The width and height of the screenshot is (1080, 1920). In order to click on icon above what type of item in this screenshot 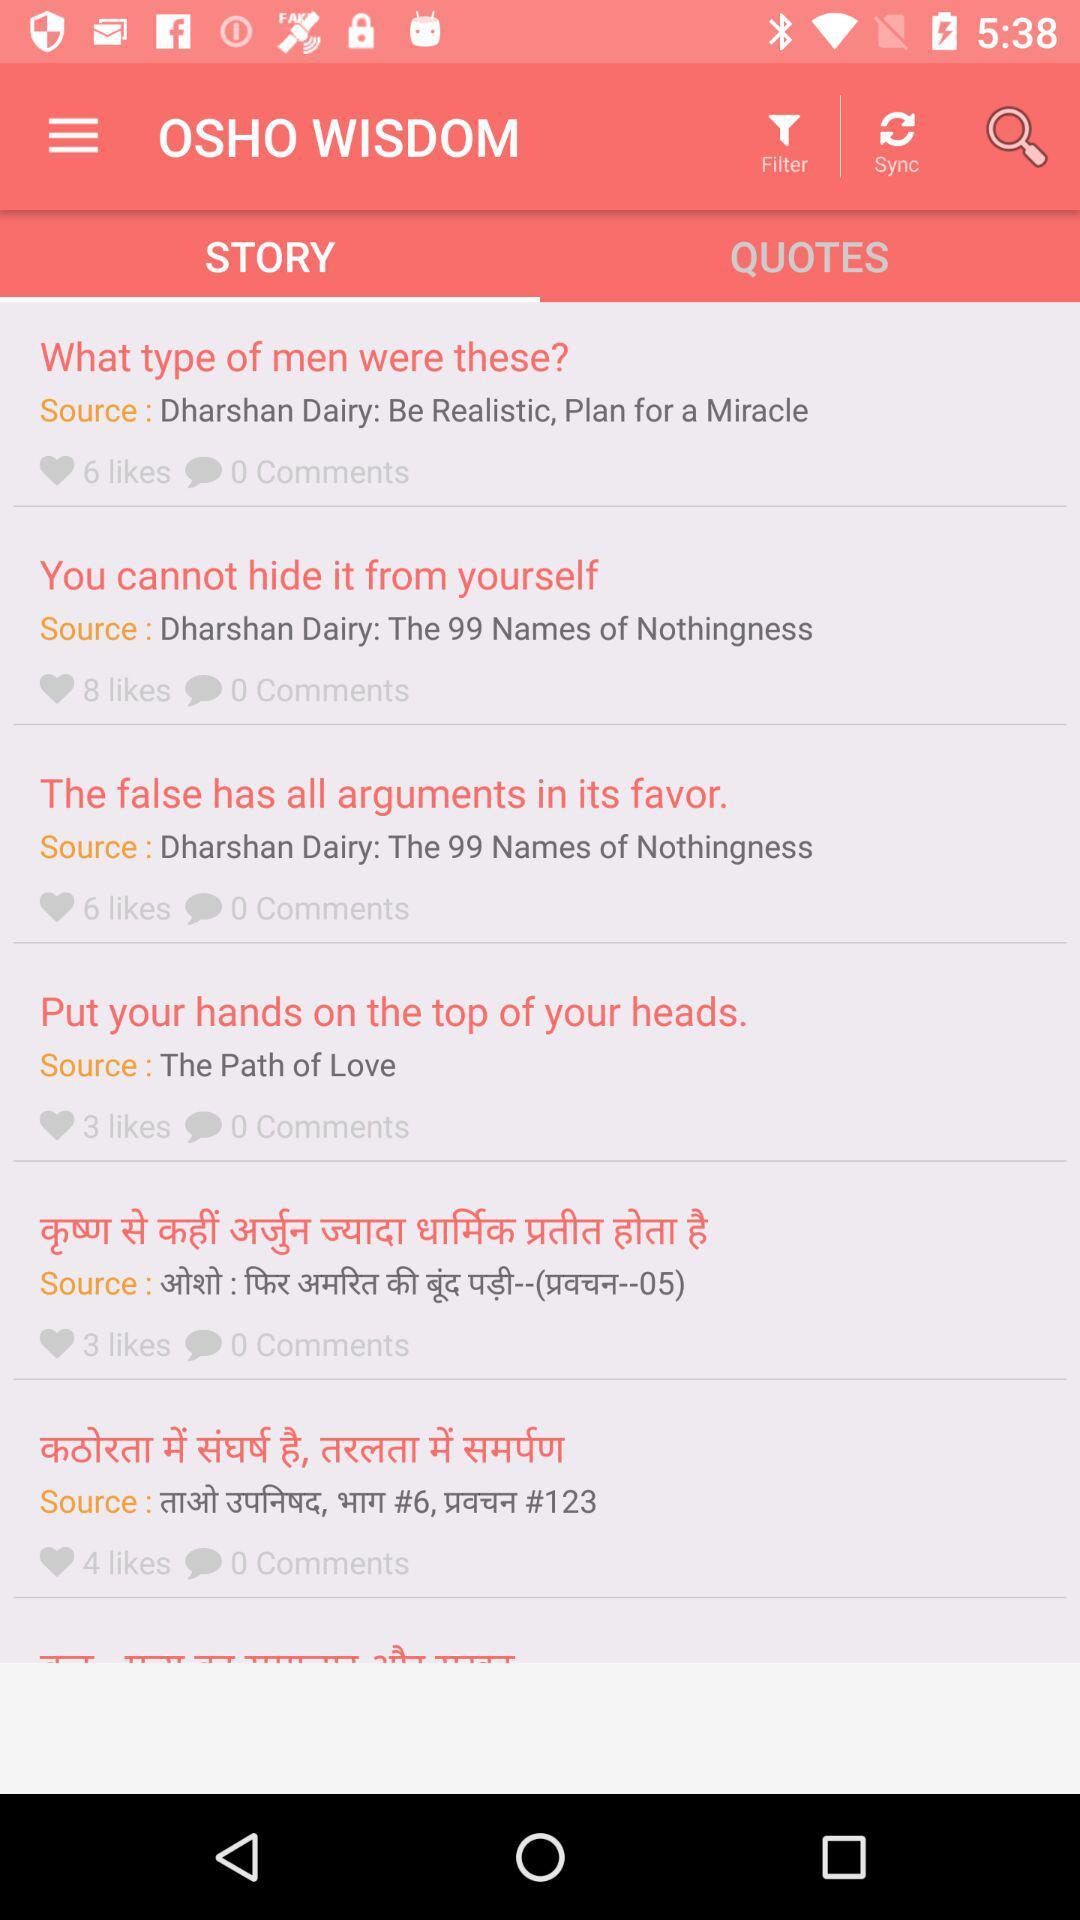, I will do `click(72, 135)`.